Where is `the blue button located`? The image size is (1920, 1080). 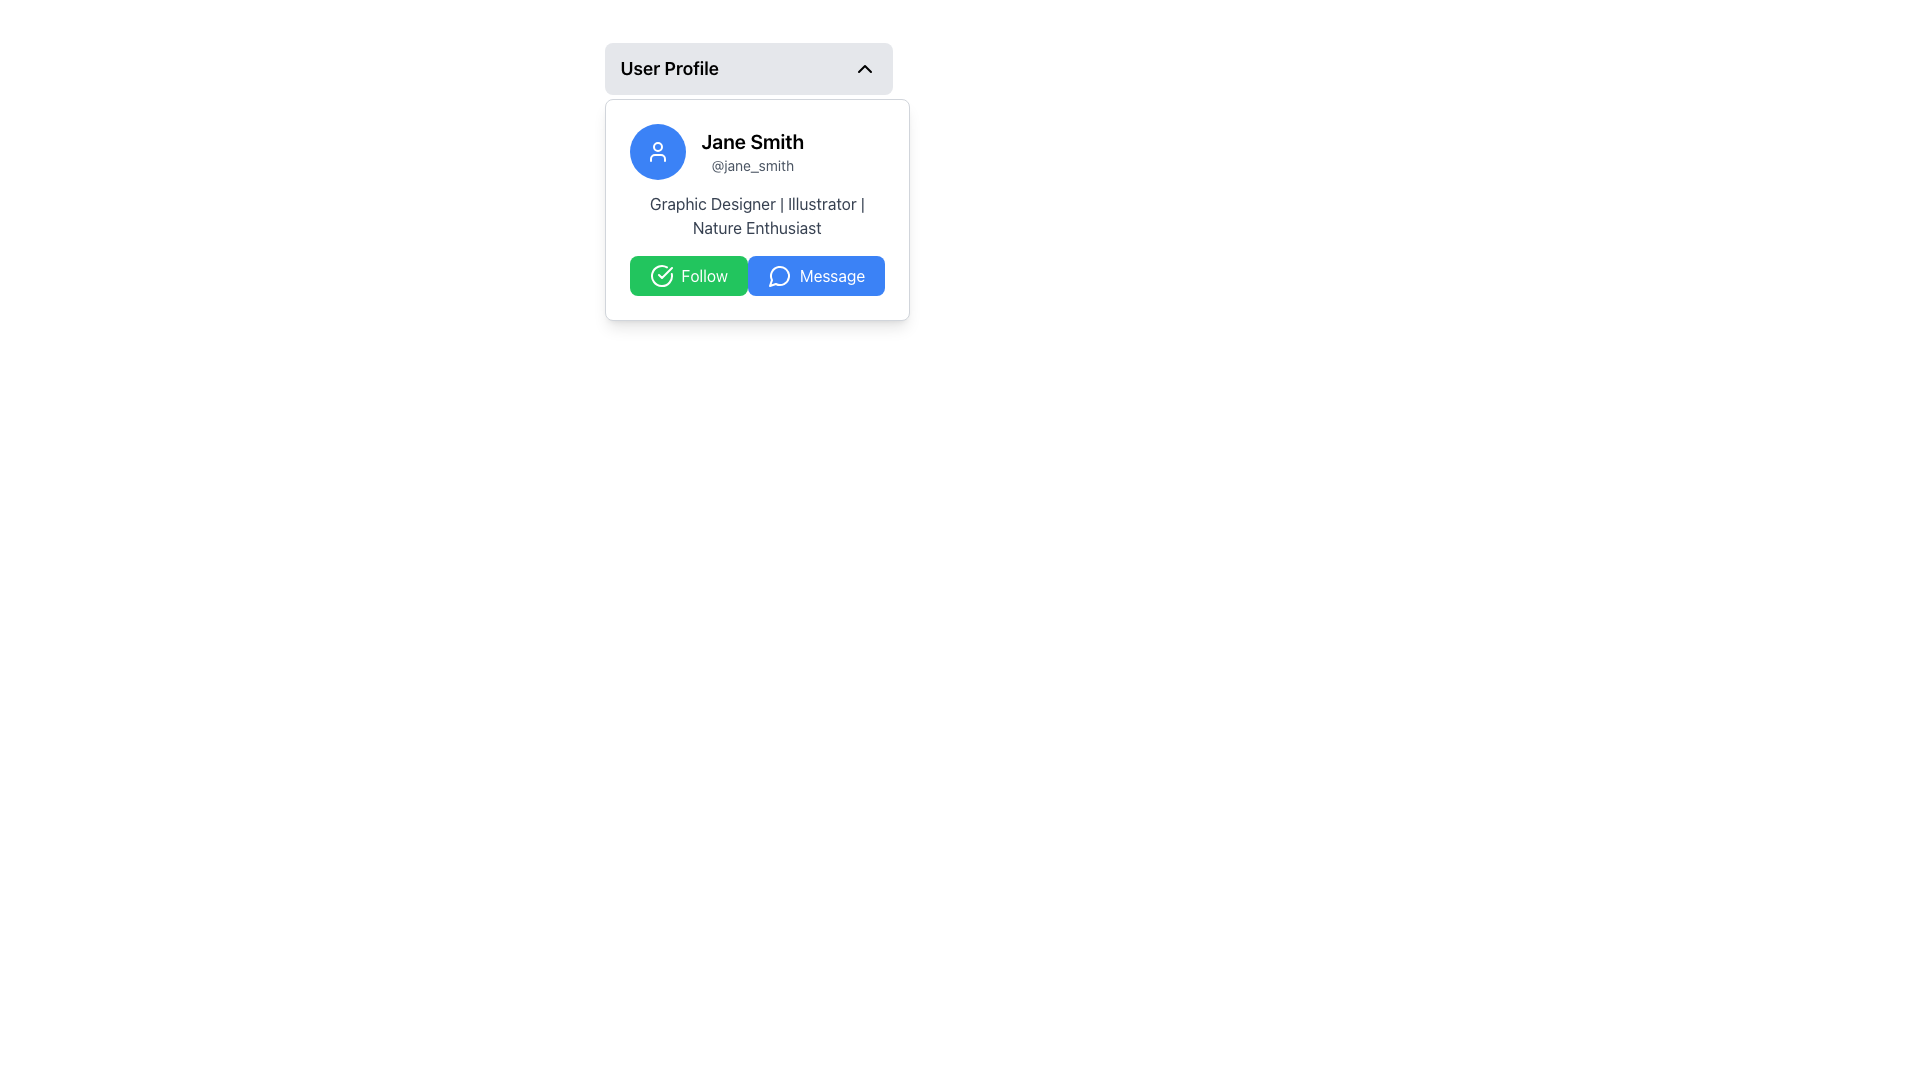
the blue button located is located at coordinates (816, 276).